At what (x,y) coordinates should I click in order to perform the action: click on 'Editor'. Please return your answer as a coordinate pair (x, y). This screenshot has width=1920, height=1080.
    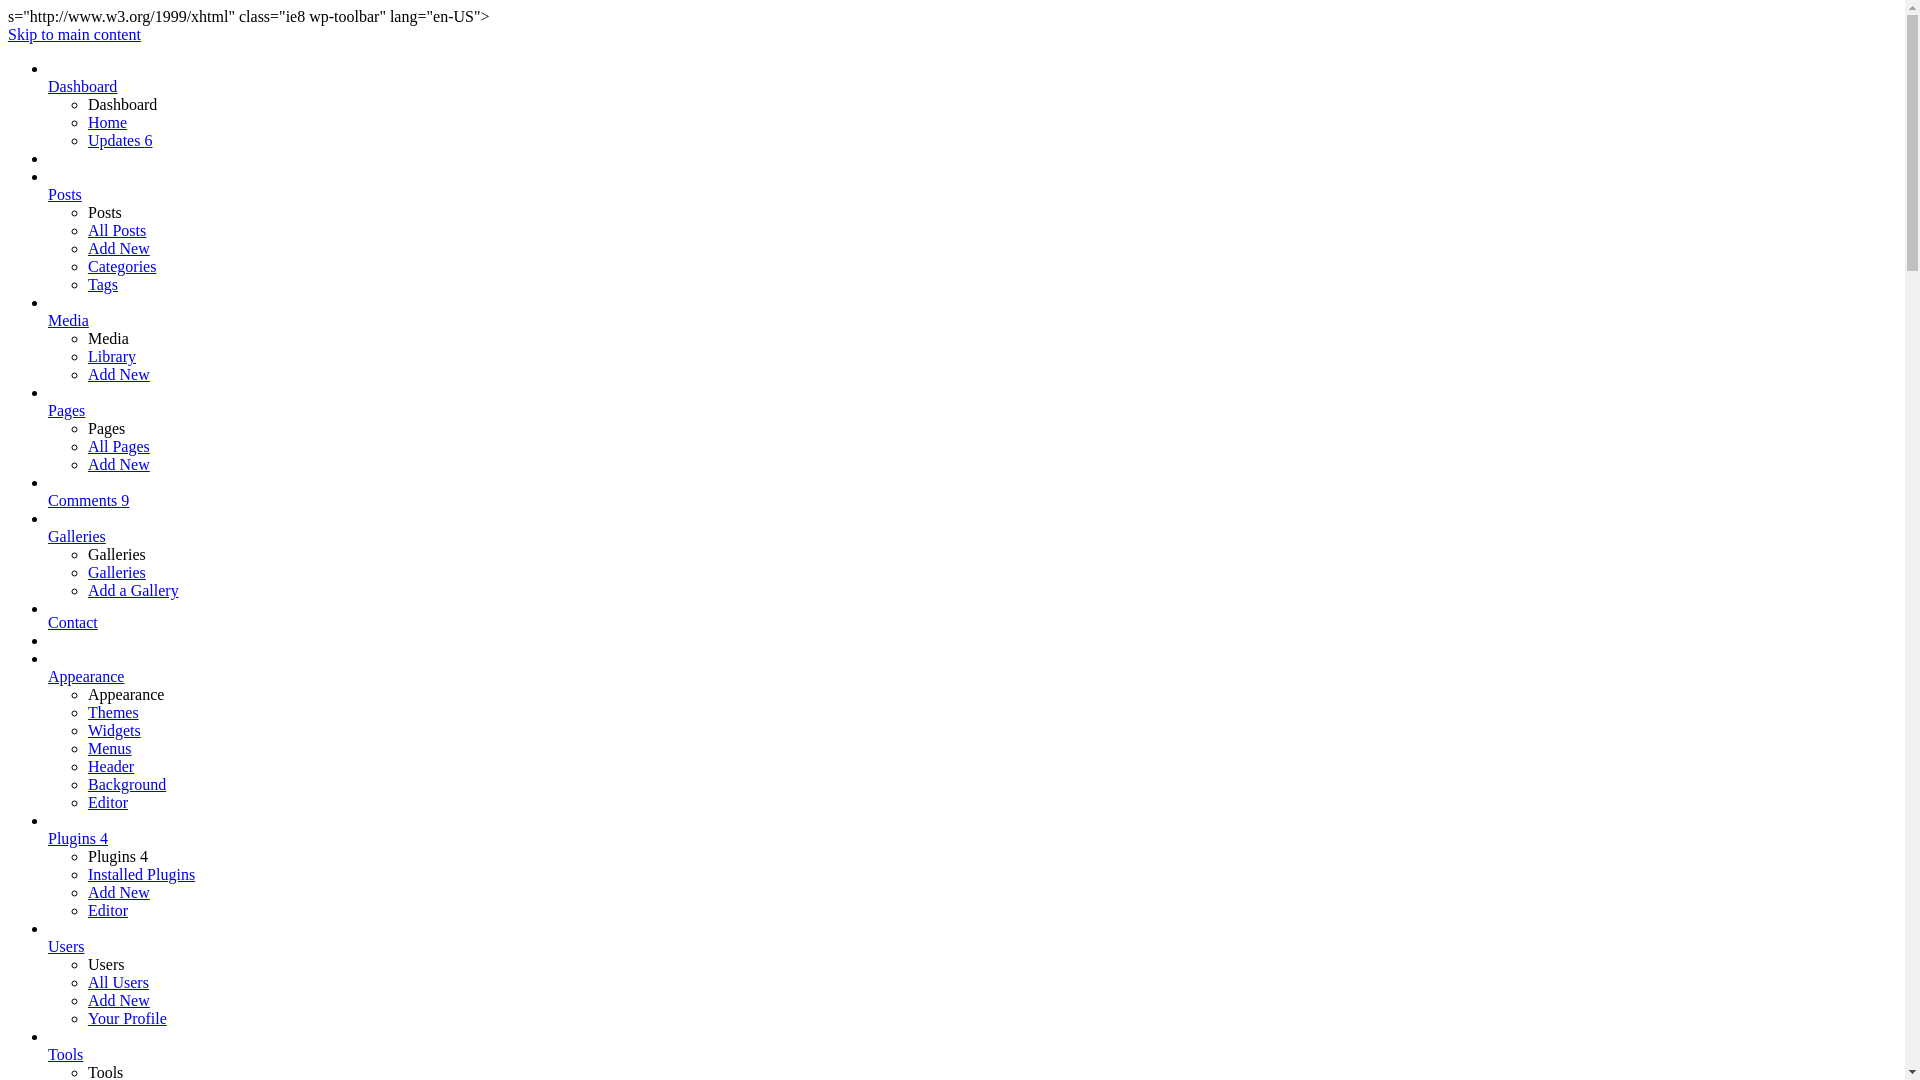
    Looking at the image, I should click on (86, 801).